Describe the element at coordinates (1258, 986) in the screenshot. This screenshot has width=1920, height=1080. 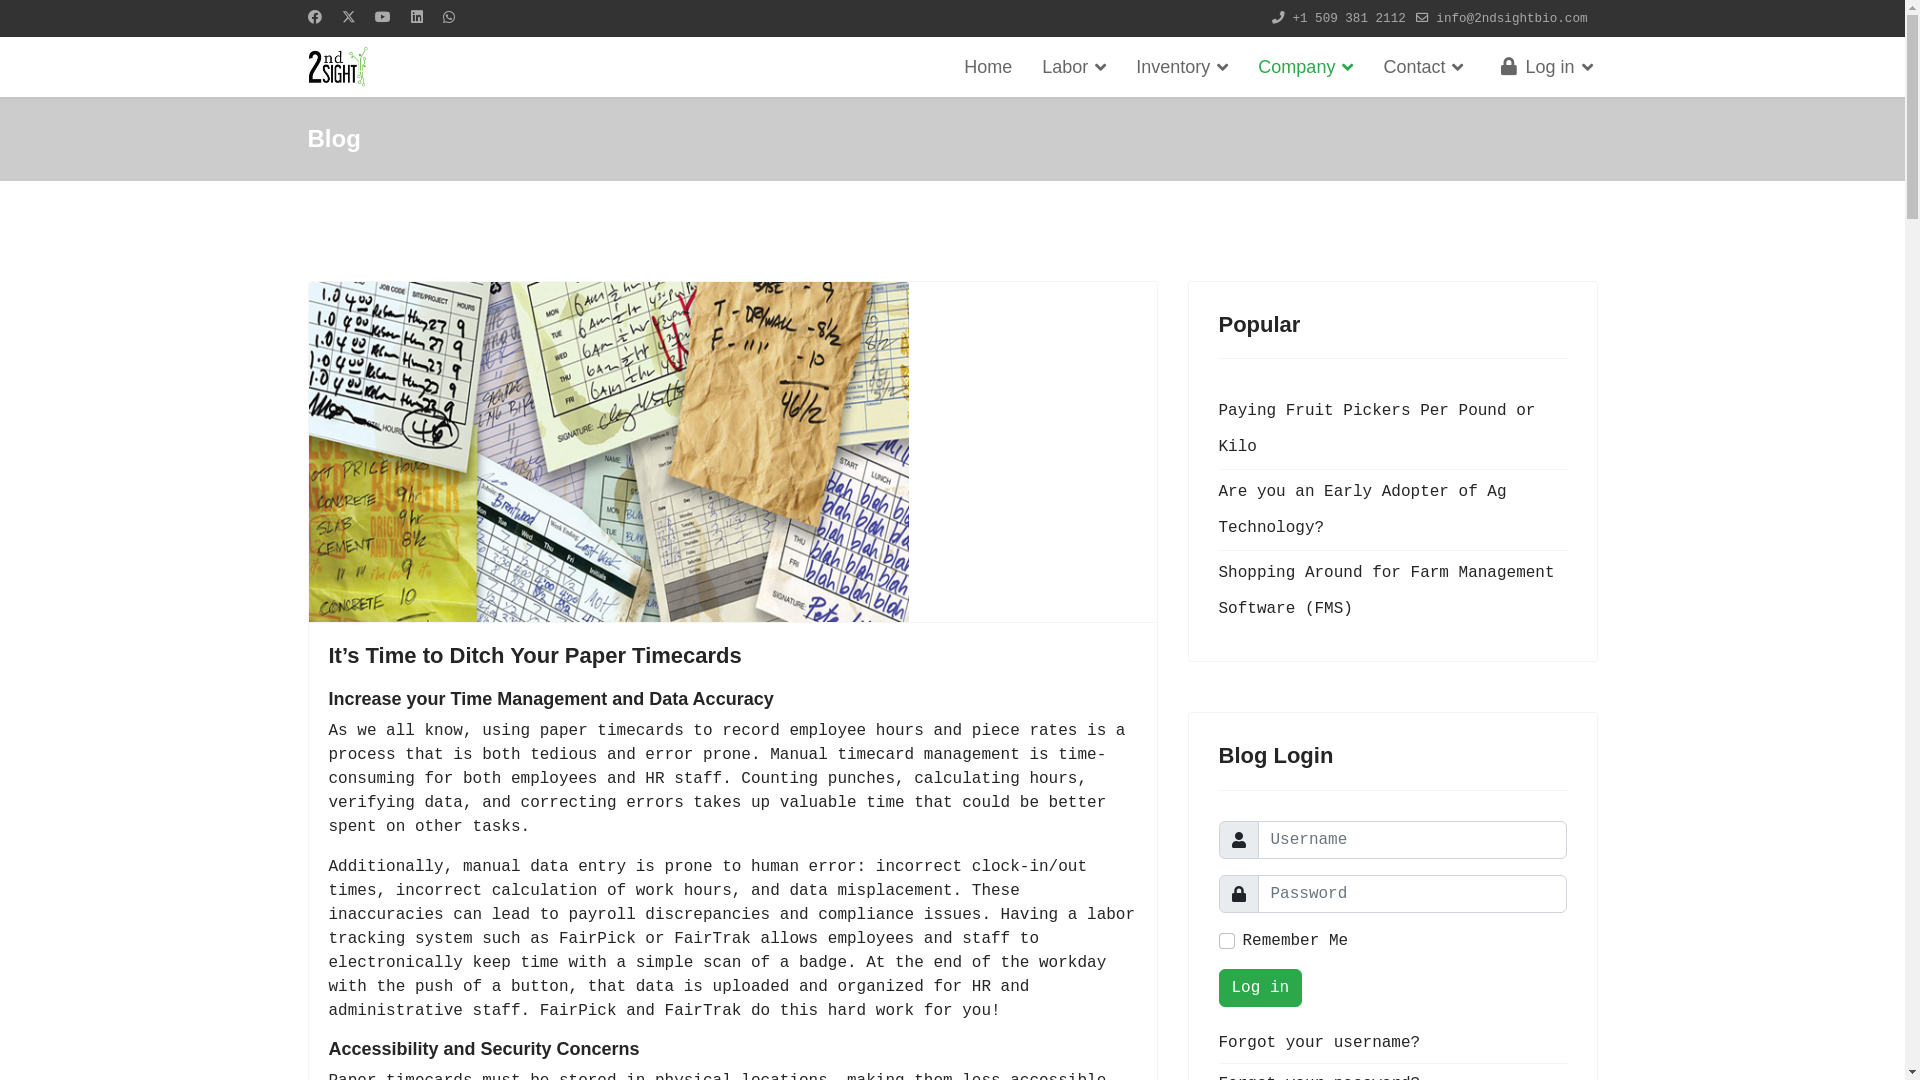
I see `'Log in'` at that location.